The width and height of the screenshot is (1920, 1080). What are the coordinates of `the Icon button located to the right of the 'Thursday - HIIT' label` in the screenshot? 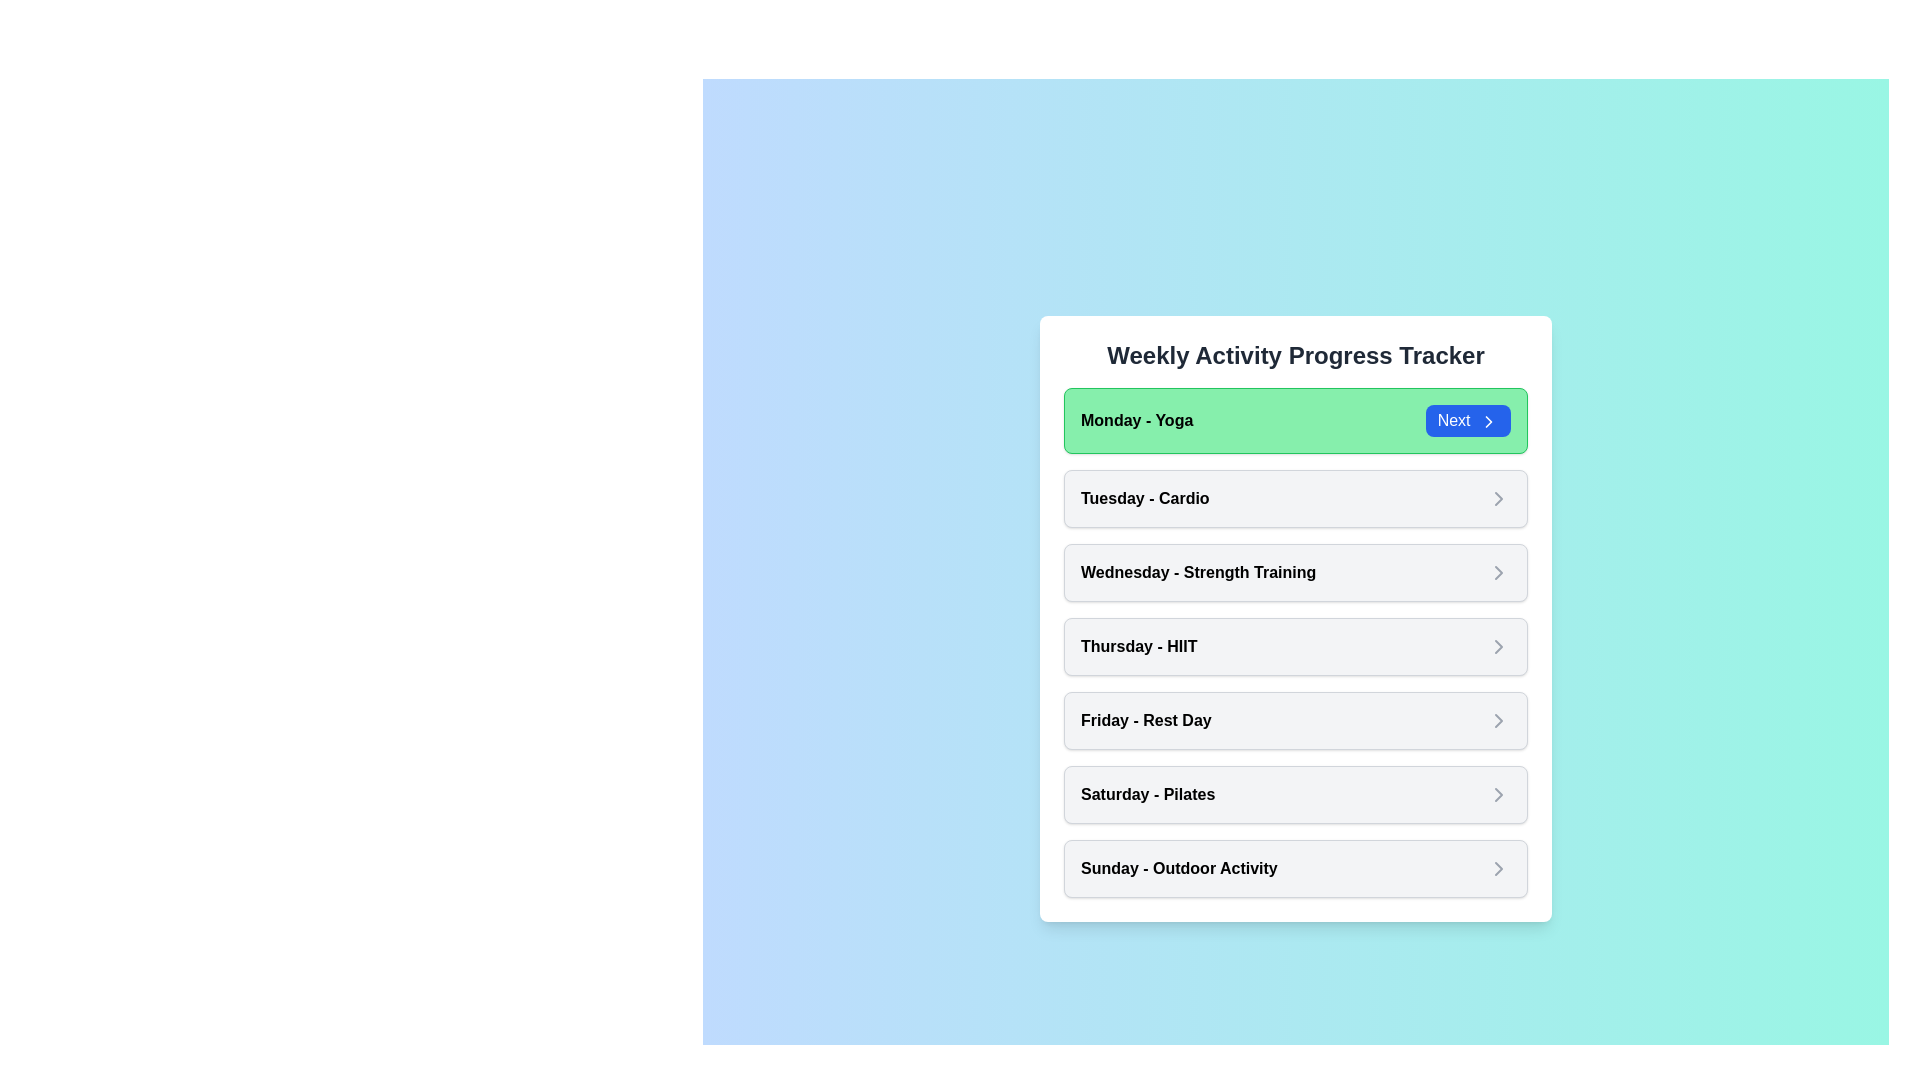 It's located at (1498, 647).